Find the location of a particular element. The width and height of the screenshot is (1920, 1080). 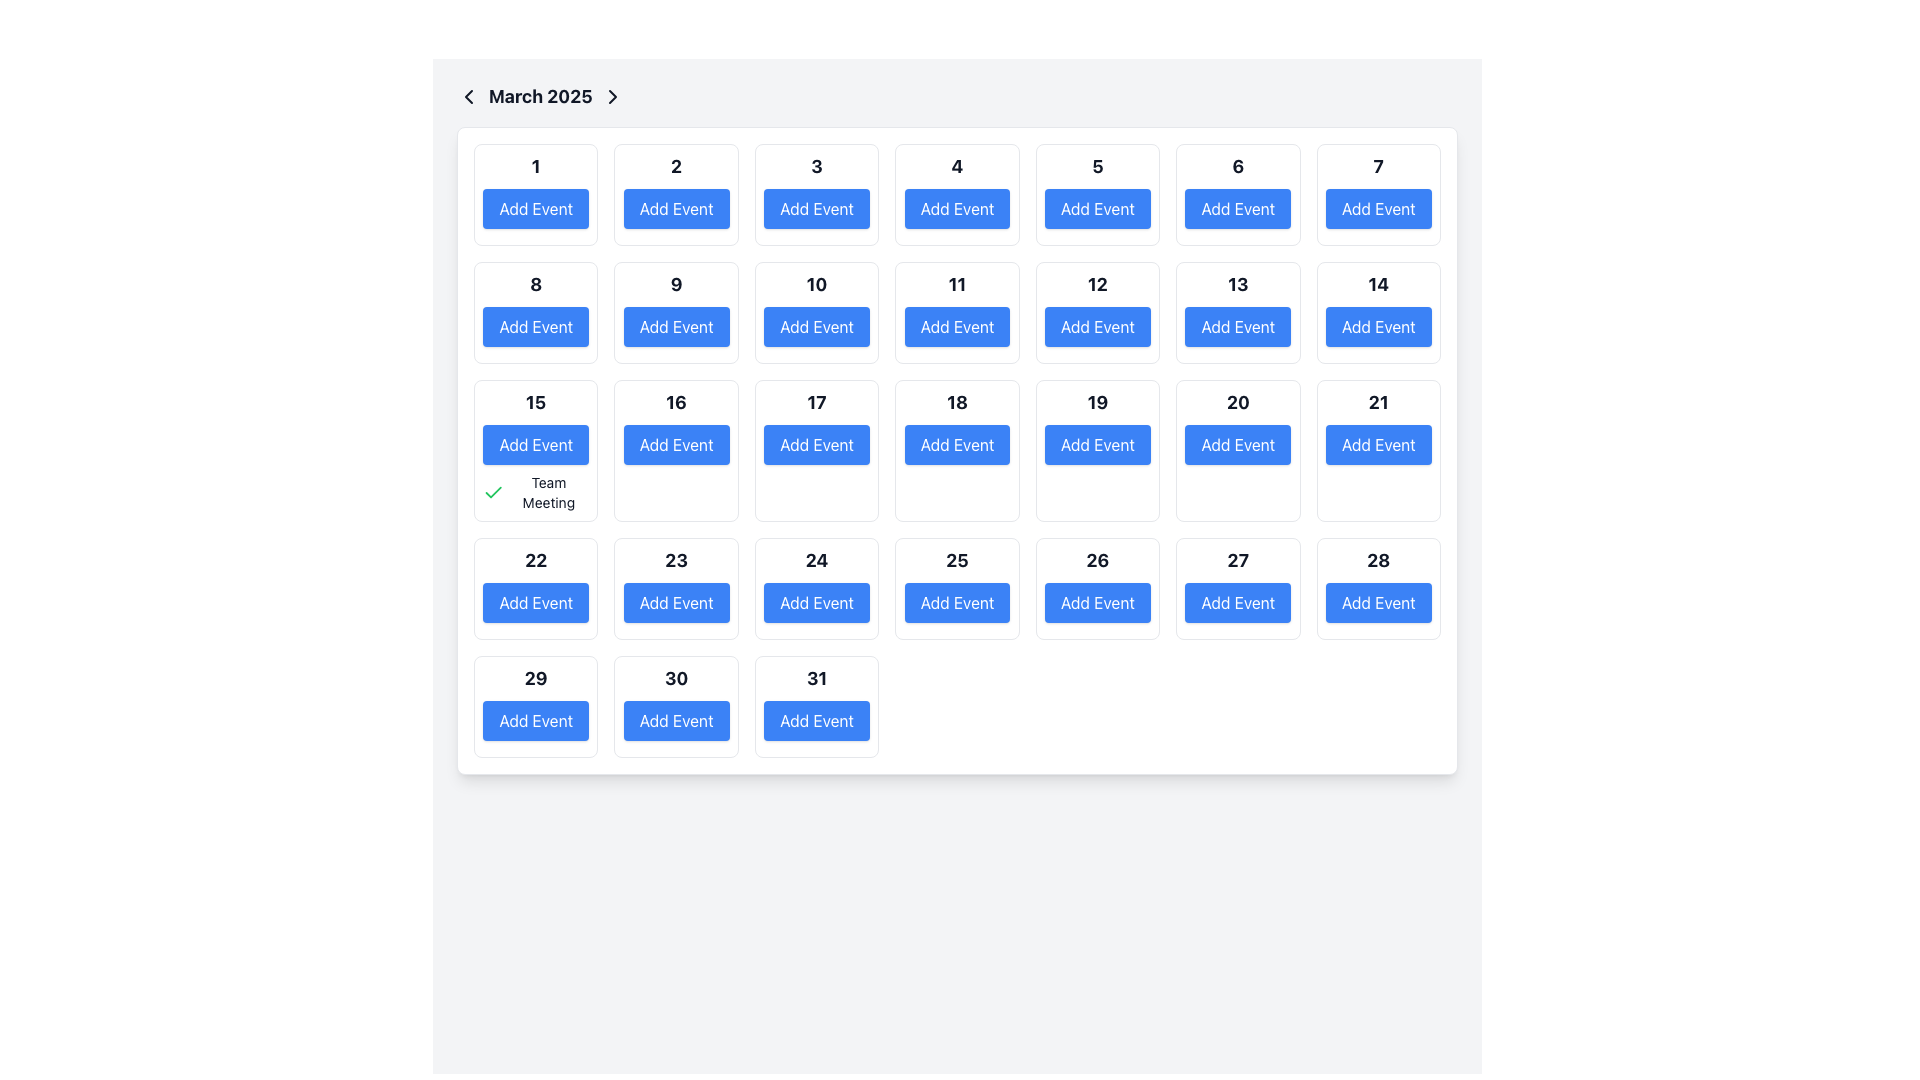

the rectangular button labeled 'Add Event' with a bold blue background to change its color is located at coordinates (1237, 326).